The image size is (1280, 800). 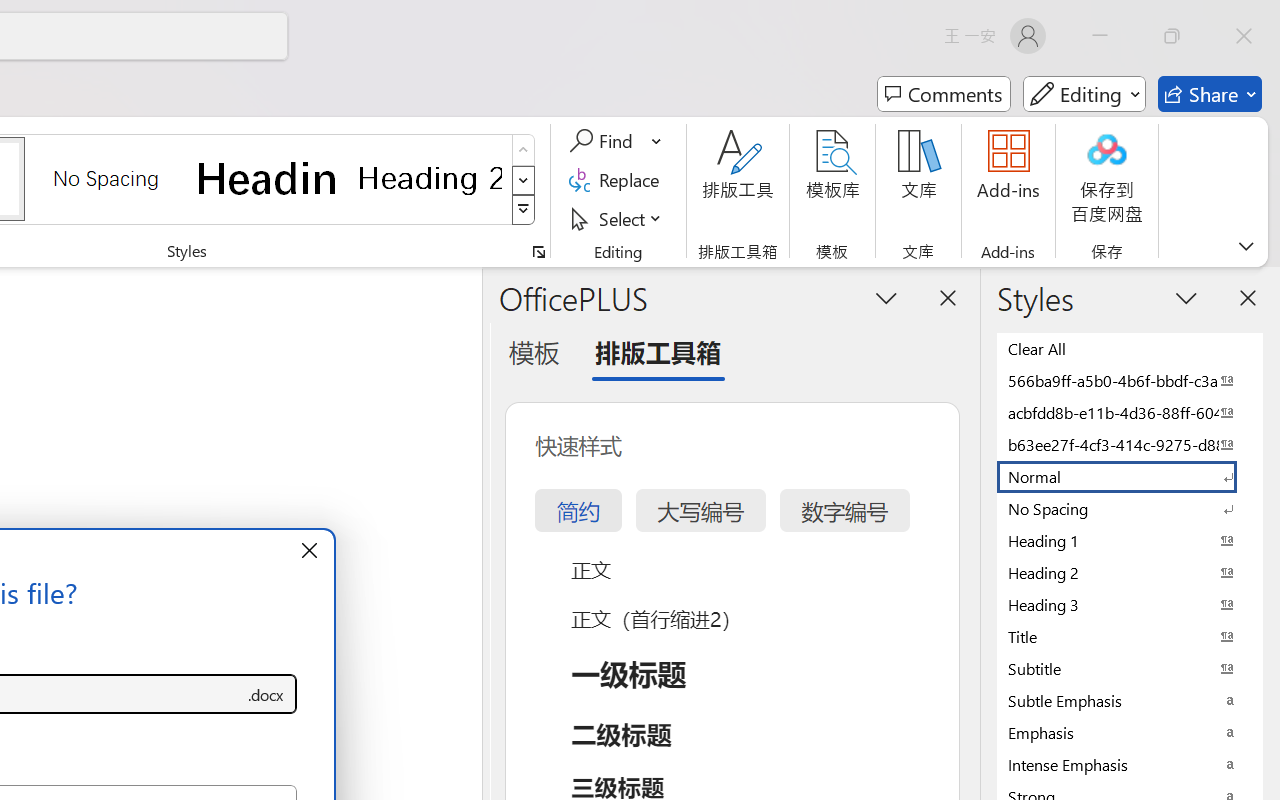 What do you see at coordinates (1130, 348) in the screenshot?
I see `'Clear All'` at bounding box center [1130, 348].